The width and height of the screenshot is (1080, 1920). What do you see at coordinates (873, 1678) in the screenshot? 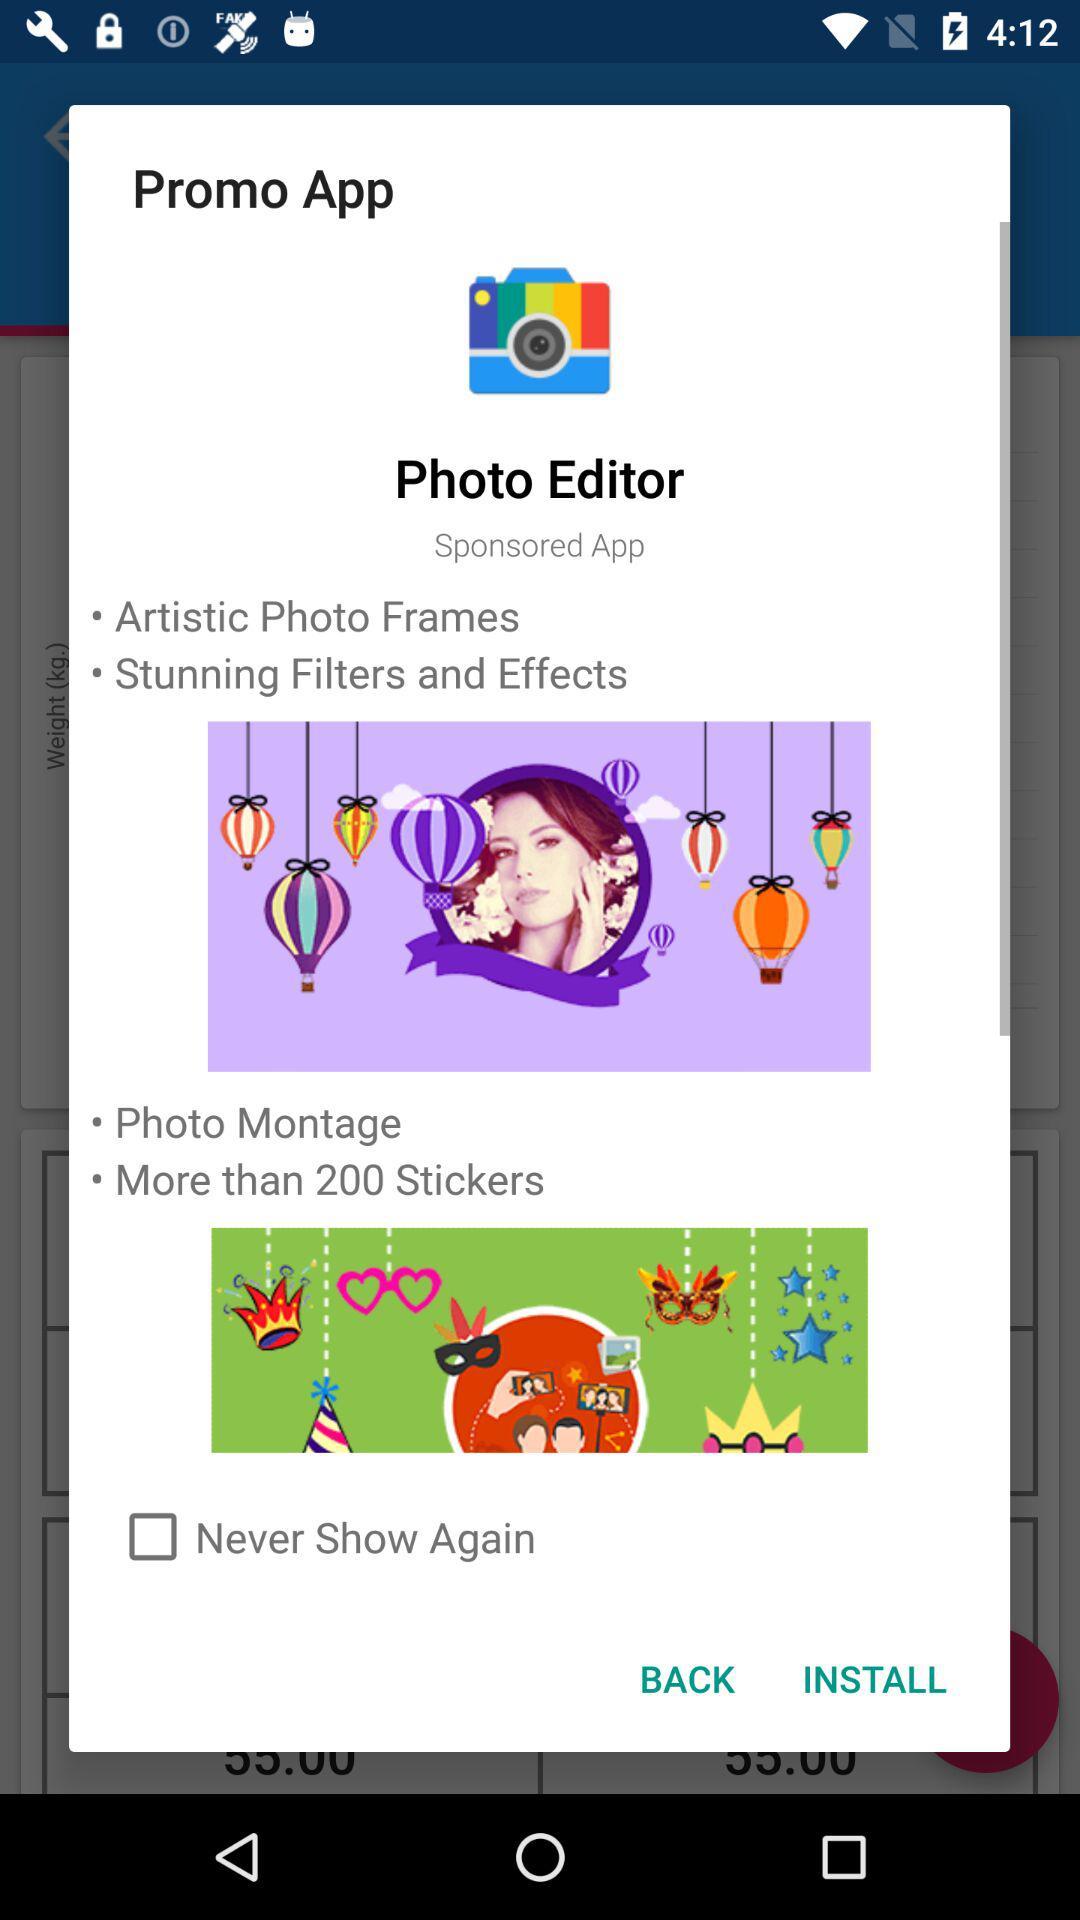
I see `install at the bottom right corner` at bounding box center [873, 1678].